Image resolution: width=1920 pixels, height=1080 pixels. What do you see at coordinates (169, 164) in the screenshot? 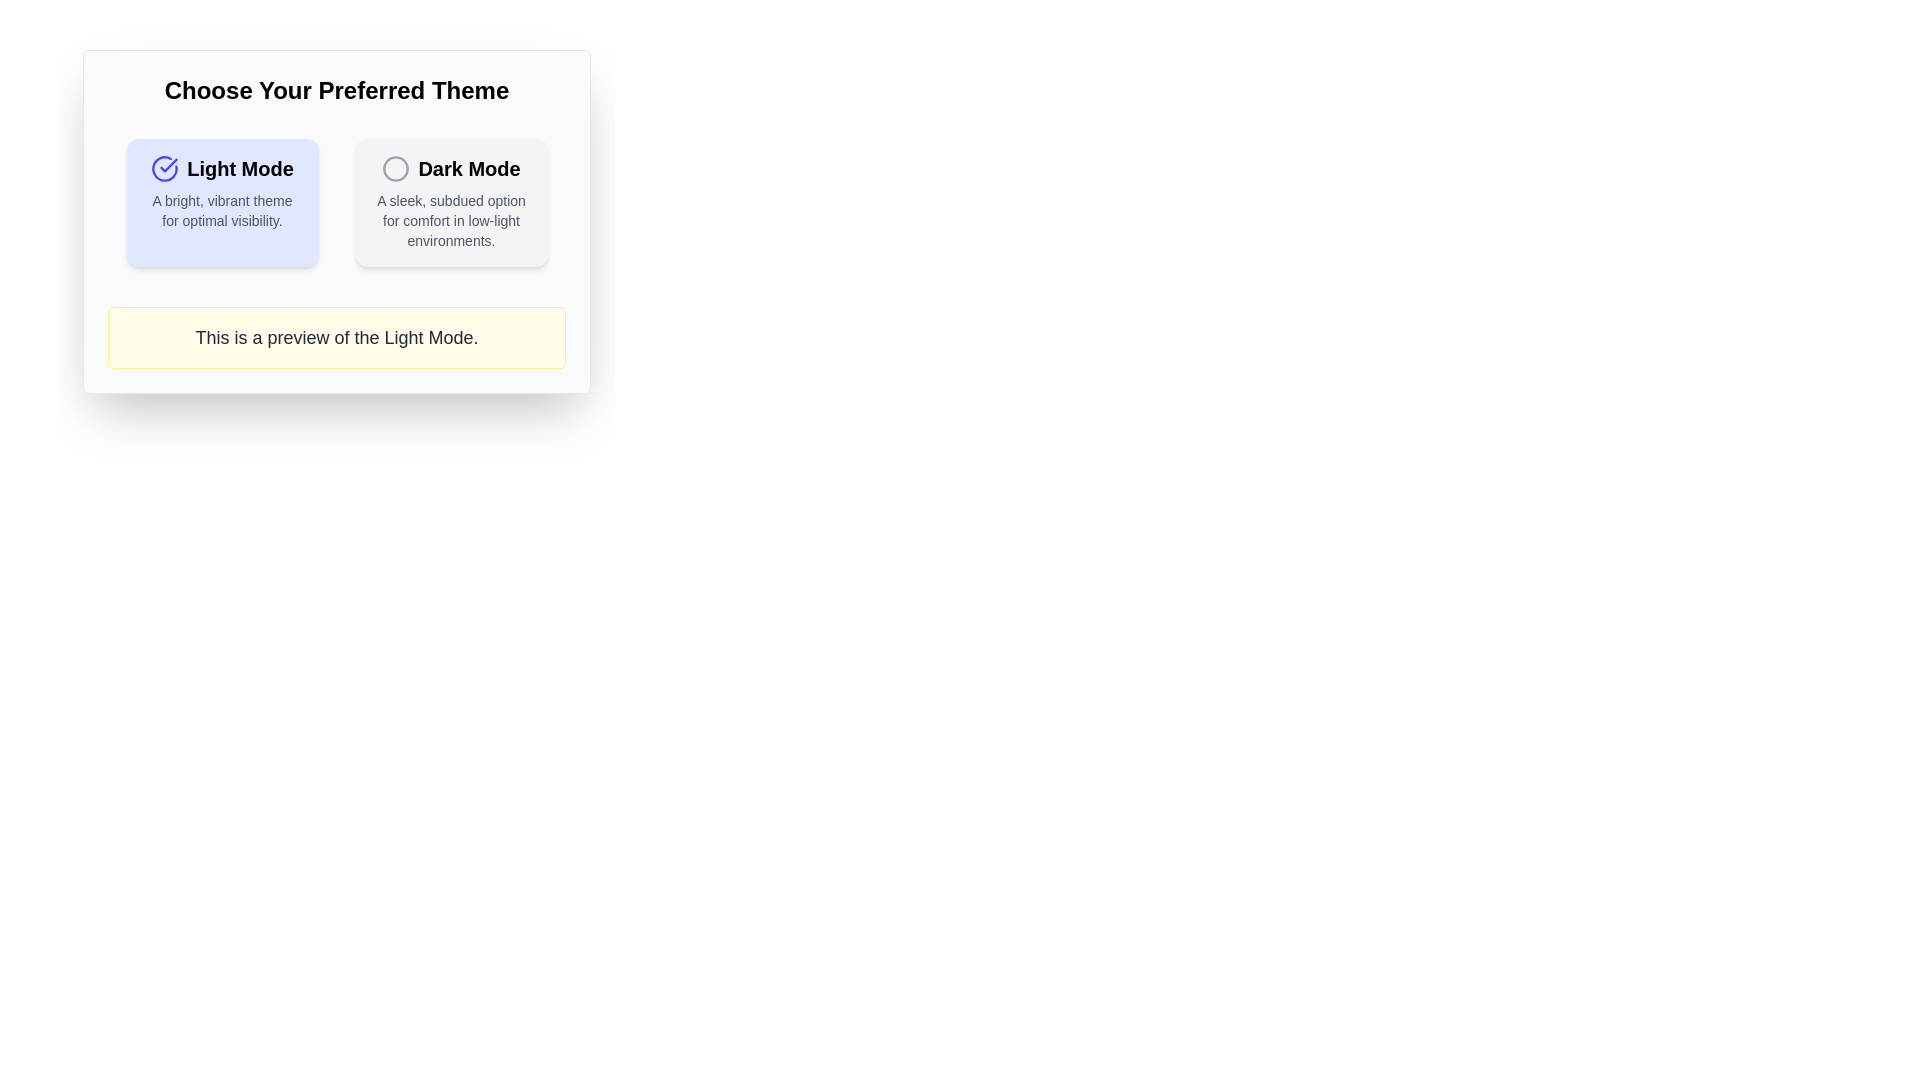
I see `the check mark icon within the SVG graphic that is part of the circle-check icon located to the left of the 'Light Mode' option` at bounding box center [169, 164].